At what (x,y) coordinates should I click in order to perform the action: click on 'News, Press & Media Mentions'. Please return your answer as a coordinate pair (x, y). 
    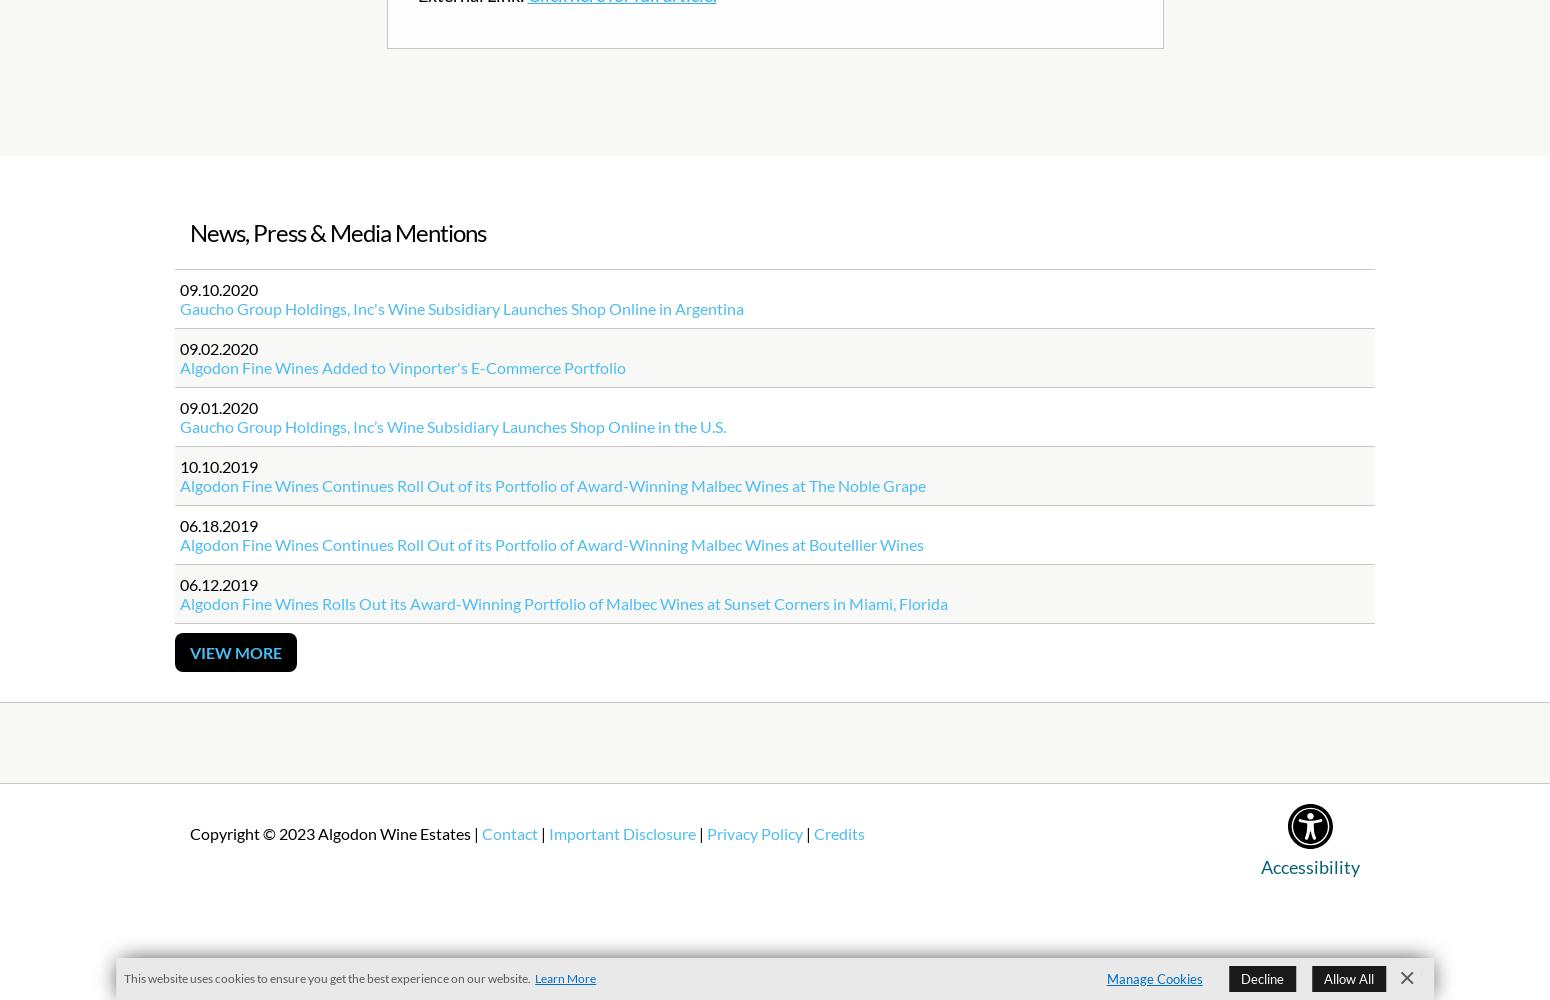
    Looking at the image, I should click on (337, 231).